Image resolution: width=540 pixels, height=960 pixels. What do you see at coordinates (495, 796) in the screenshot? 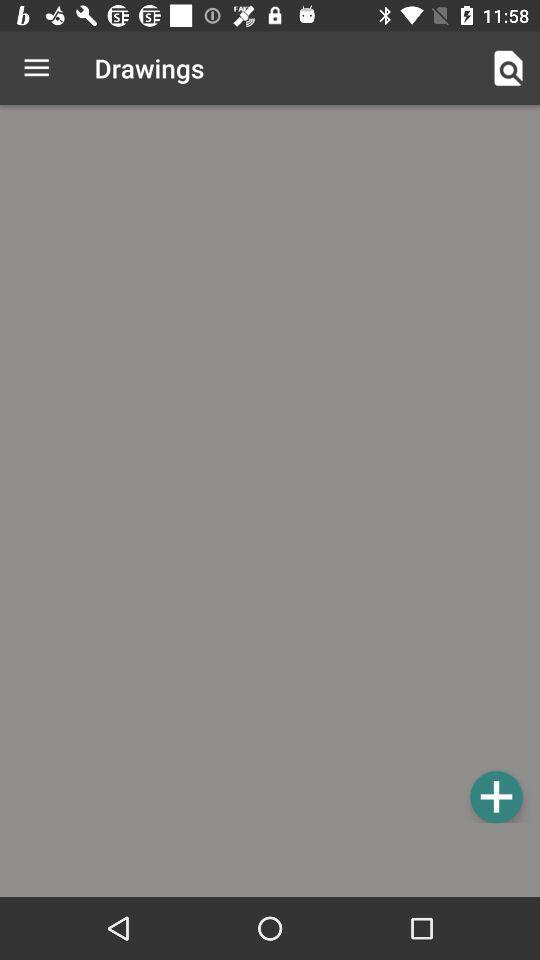
I see `the add icon` at bounding box center [495, 796].